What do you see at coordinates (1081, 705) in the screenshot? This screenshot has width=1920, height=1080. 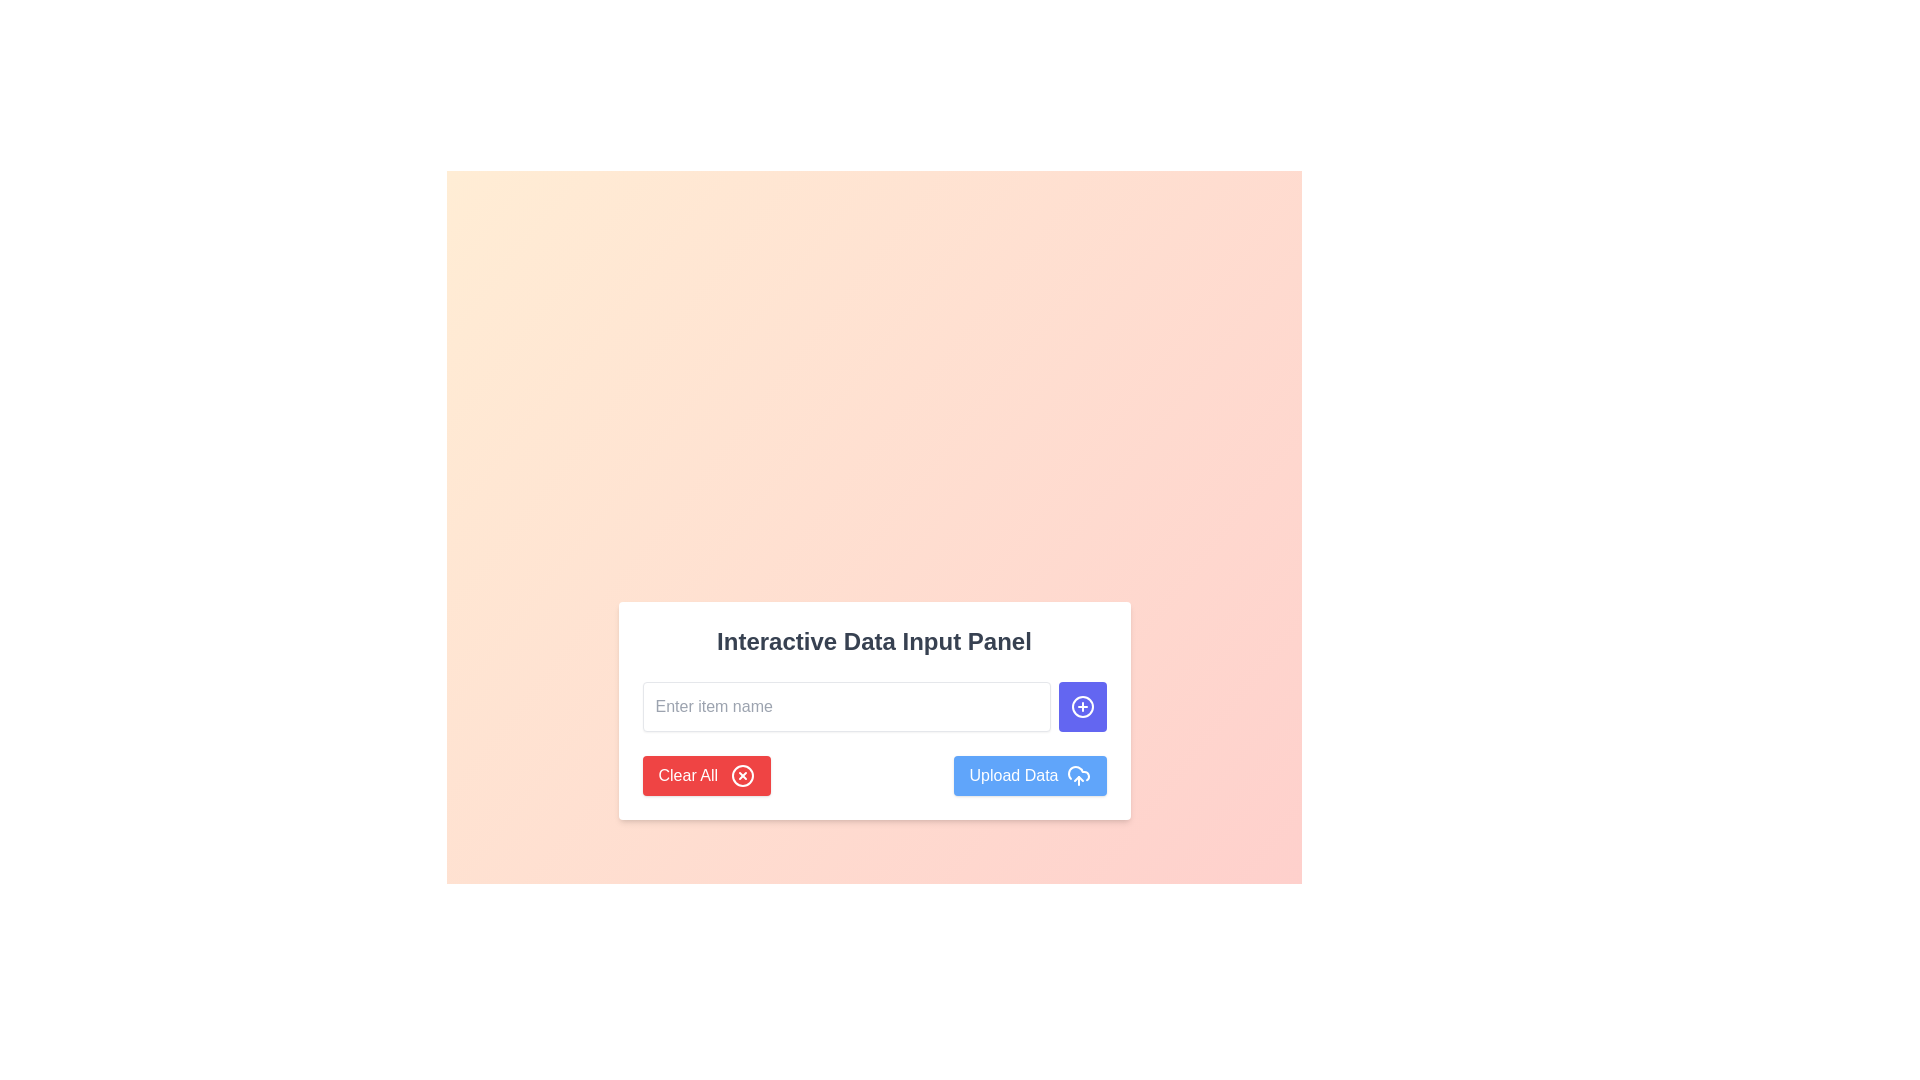 I see `the 'add' button located to the right of the input field in the 'Interactive Data Input Panel'` at bounding box center [1081, 705].